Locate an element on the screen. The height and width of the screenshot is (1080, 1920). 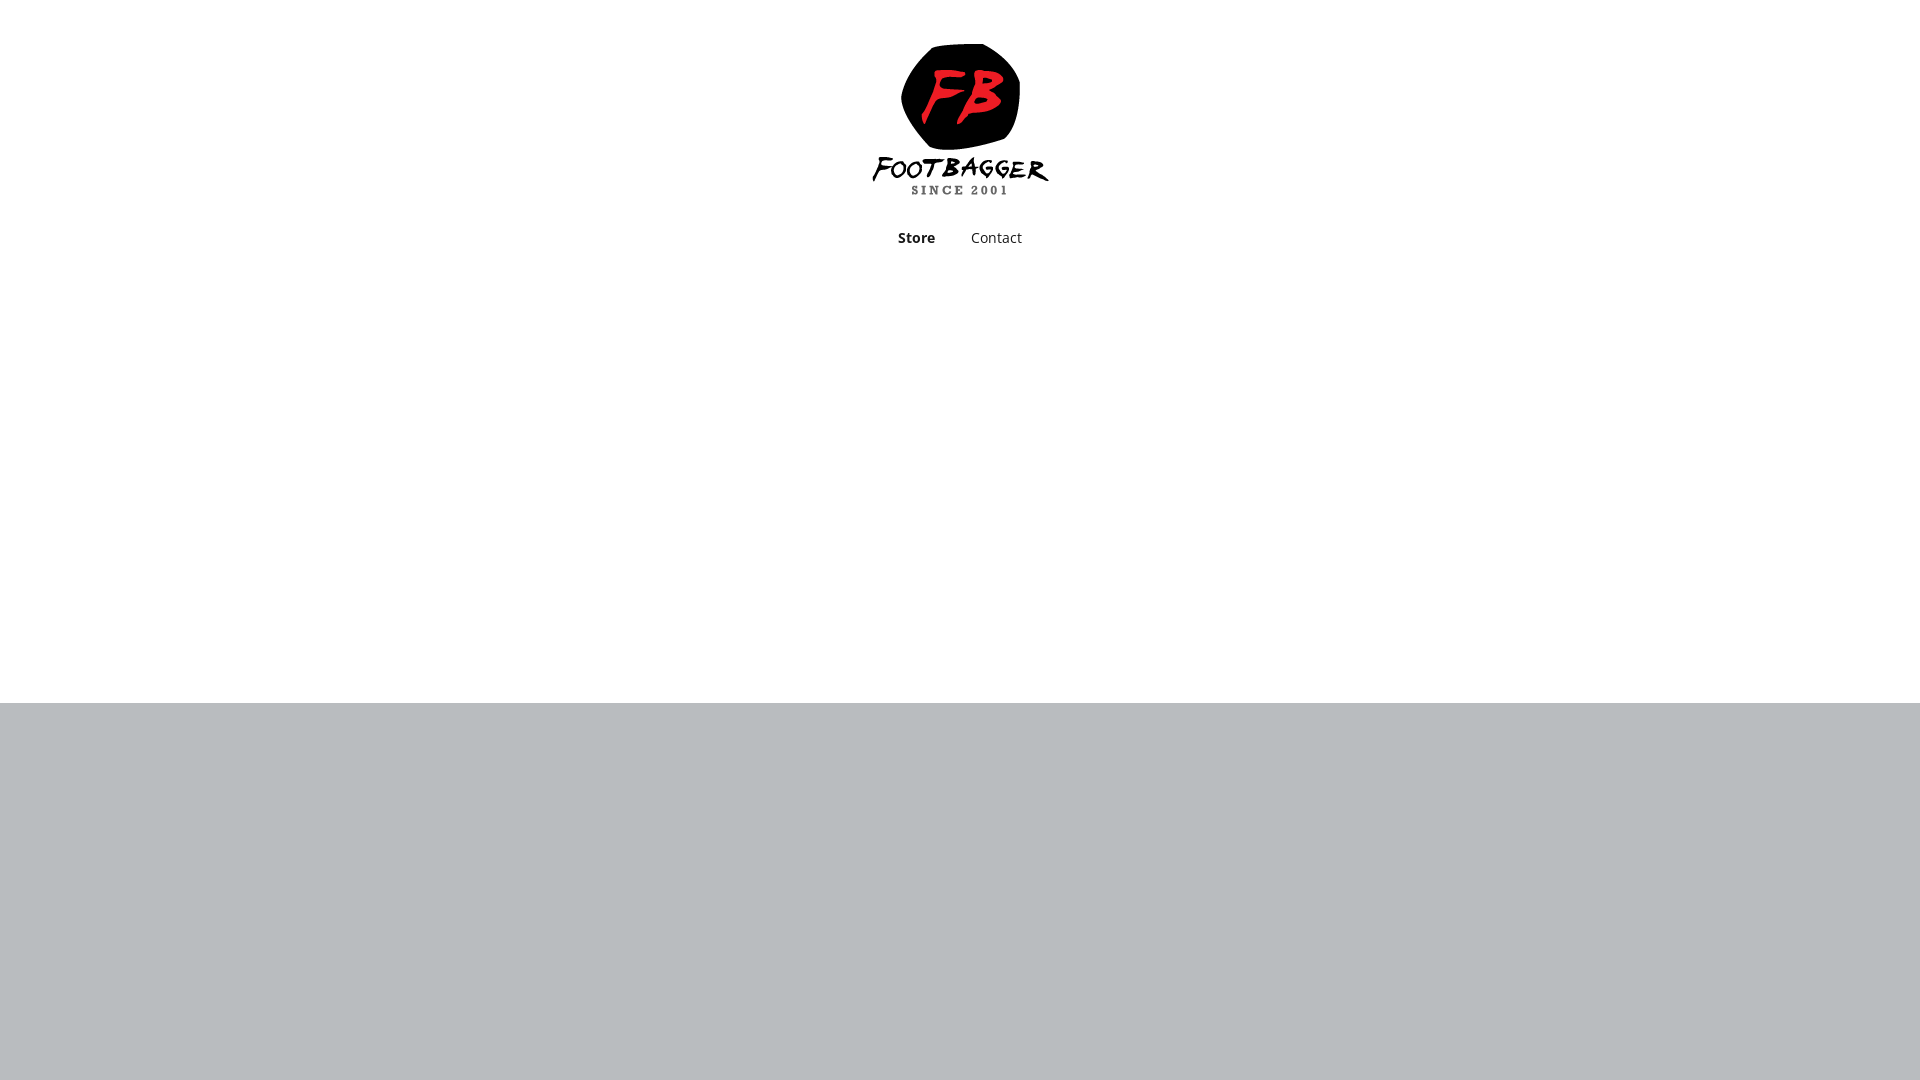
'Contact' is located at coordinates (996, 237).